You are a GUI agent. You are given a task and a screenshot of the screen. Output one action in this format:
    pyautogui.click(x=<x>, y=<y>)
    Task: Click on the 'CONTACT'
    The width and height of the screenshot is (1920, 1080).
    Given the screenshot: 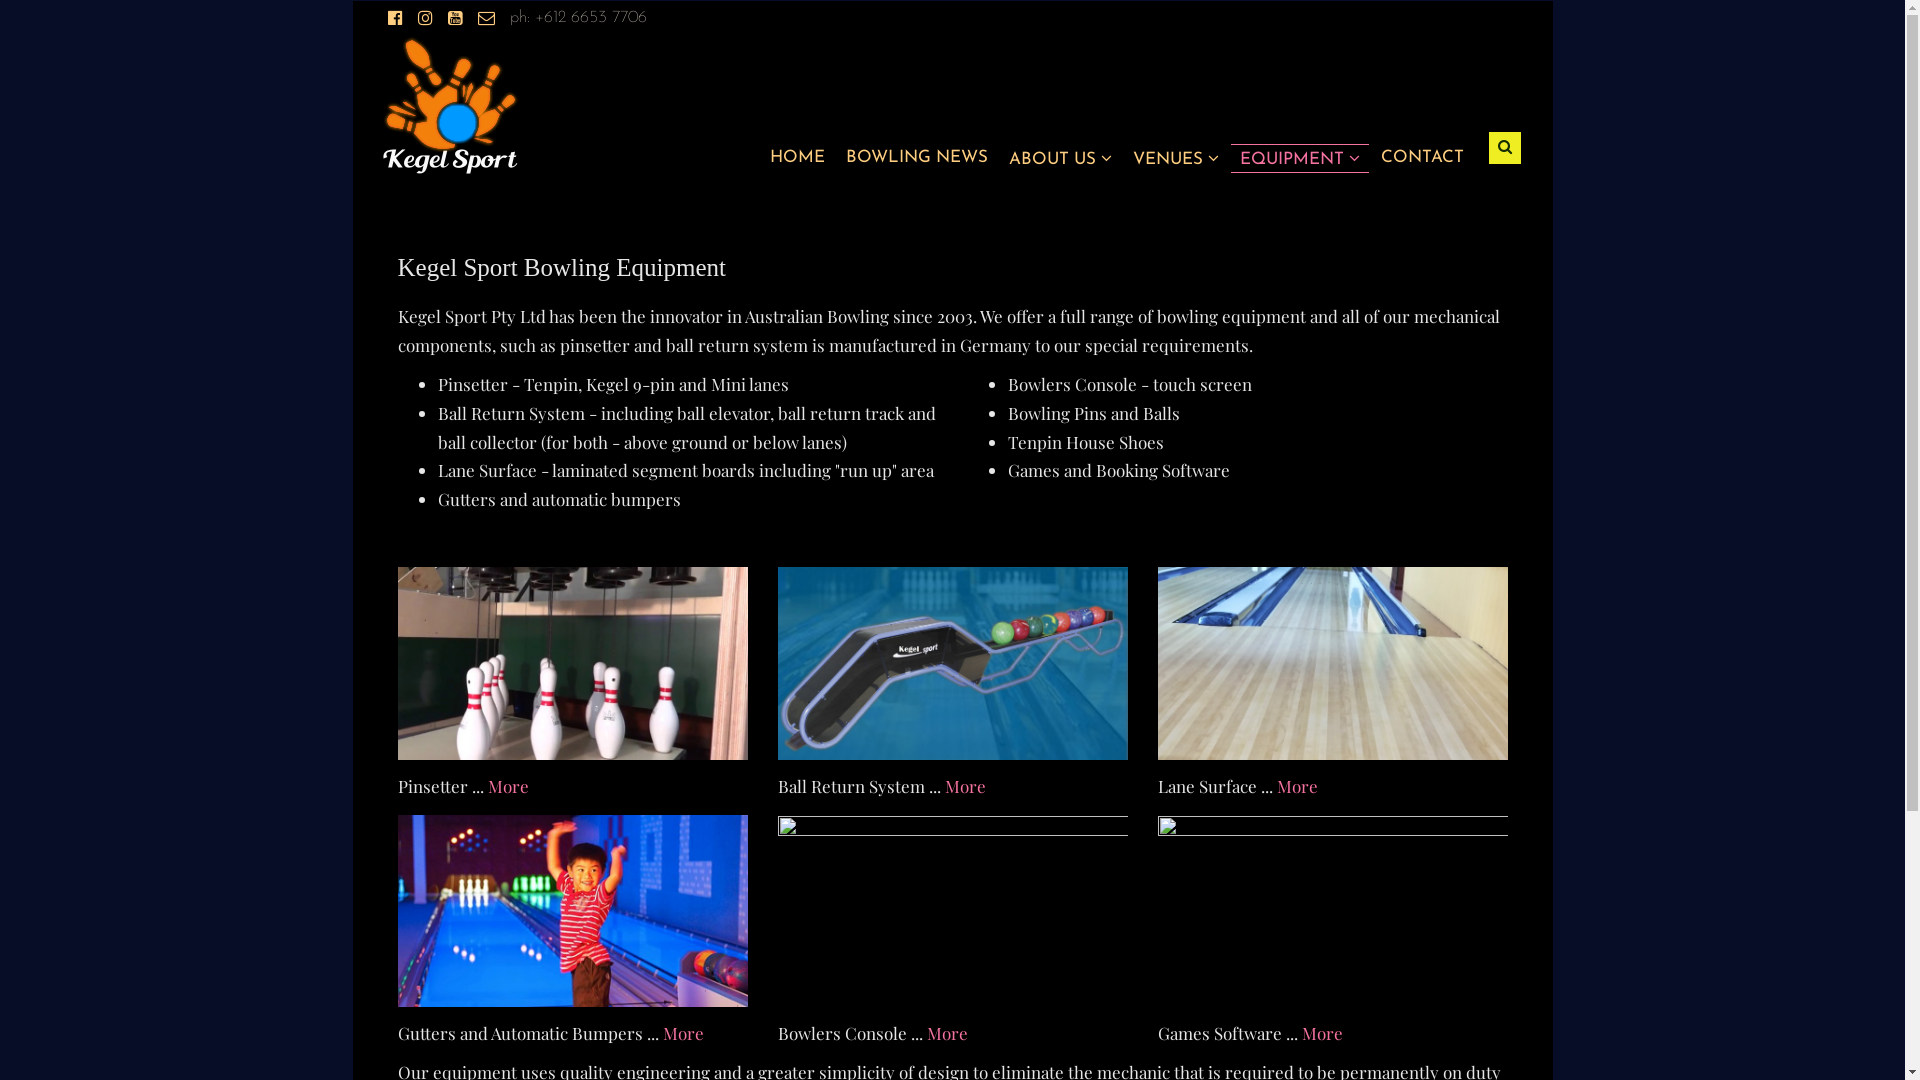 What is the action you would take?
    pyautogui.click(x=1420, y=156)
    